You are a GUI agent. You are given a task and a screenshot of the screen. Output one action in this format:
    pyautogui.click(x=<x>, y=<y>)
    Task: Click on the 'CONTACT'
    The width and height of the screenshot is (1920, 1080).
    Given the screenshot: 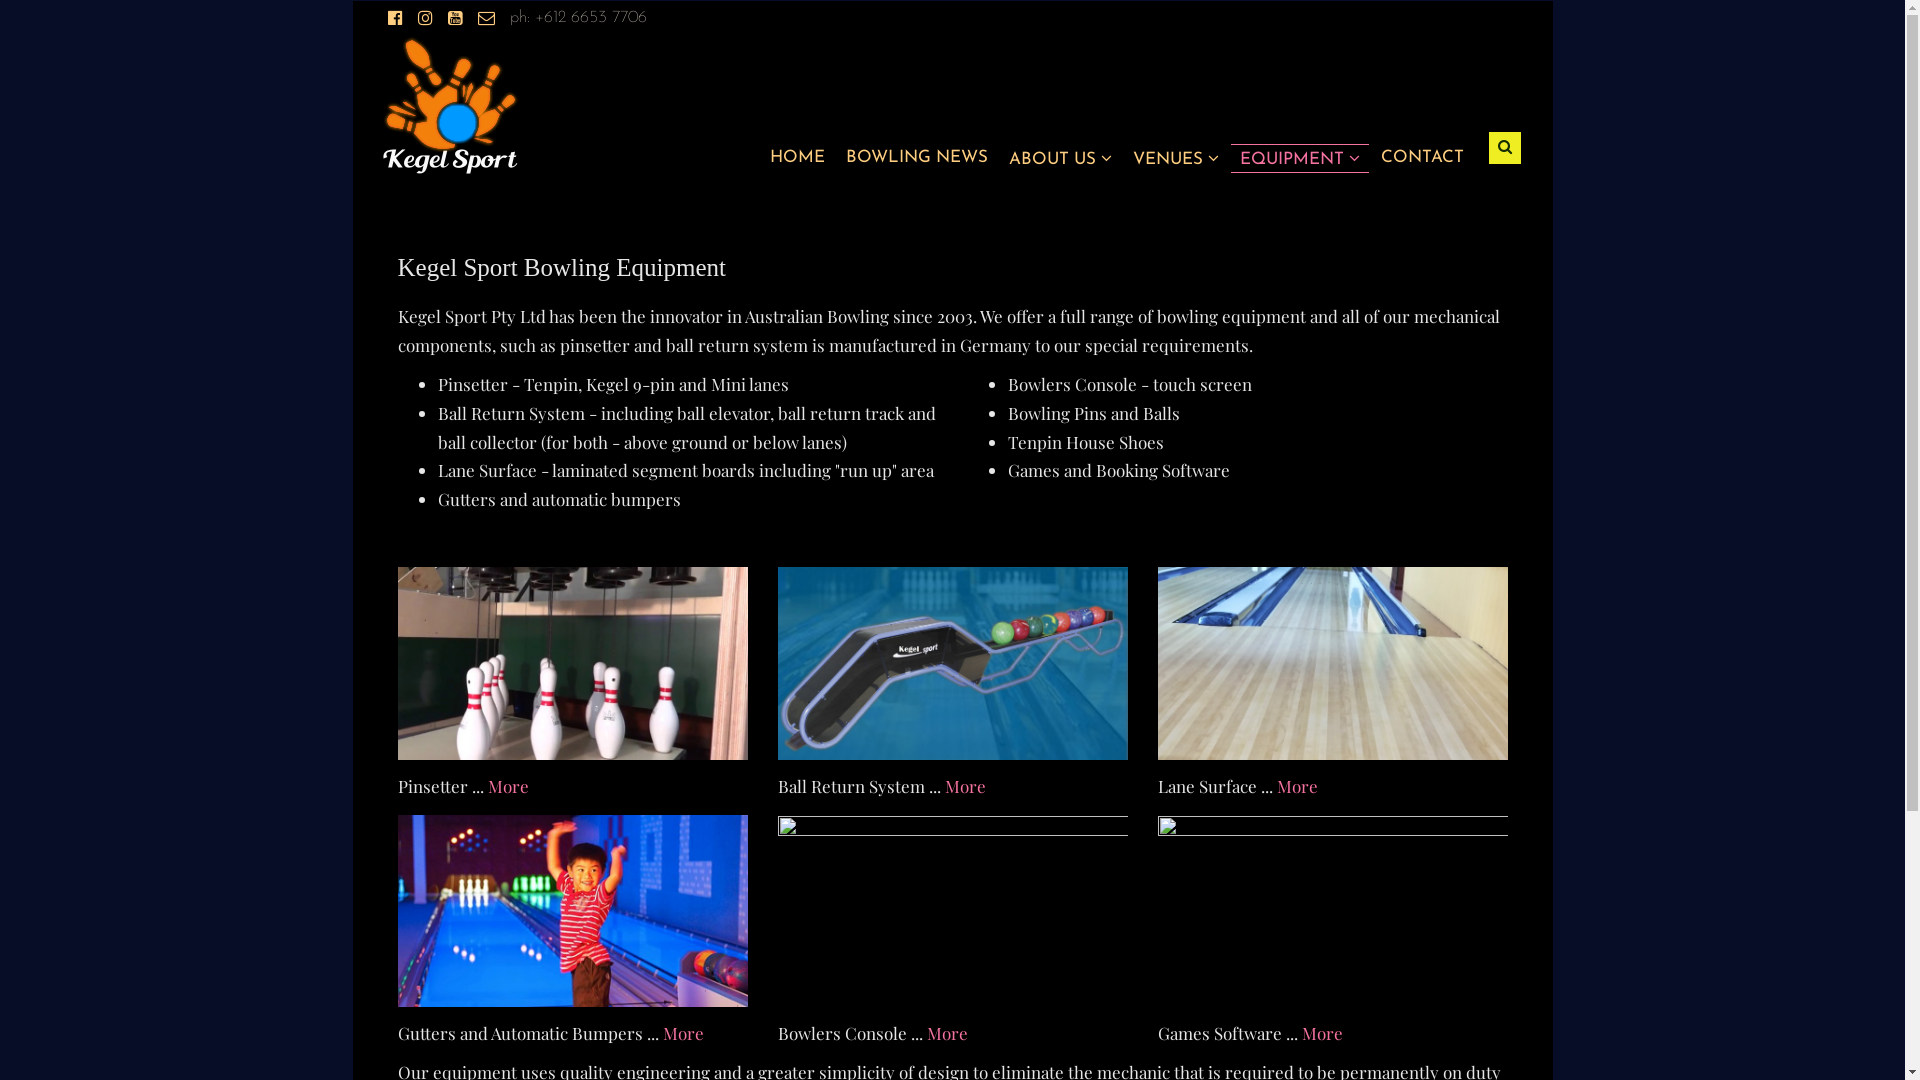 What is the action you would take?
    pyautogui.click(x=1420, y=156)
    